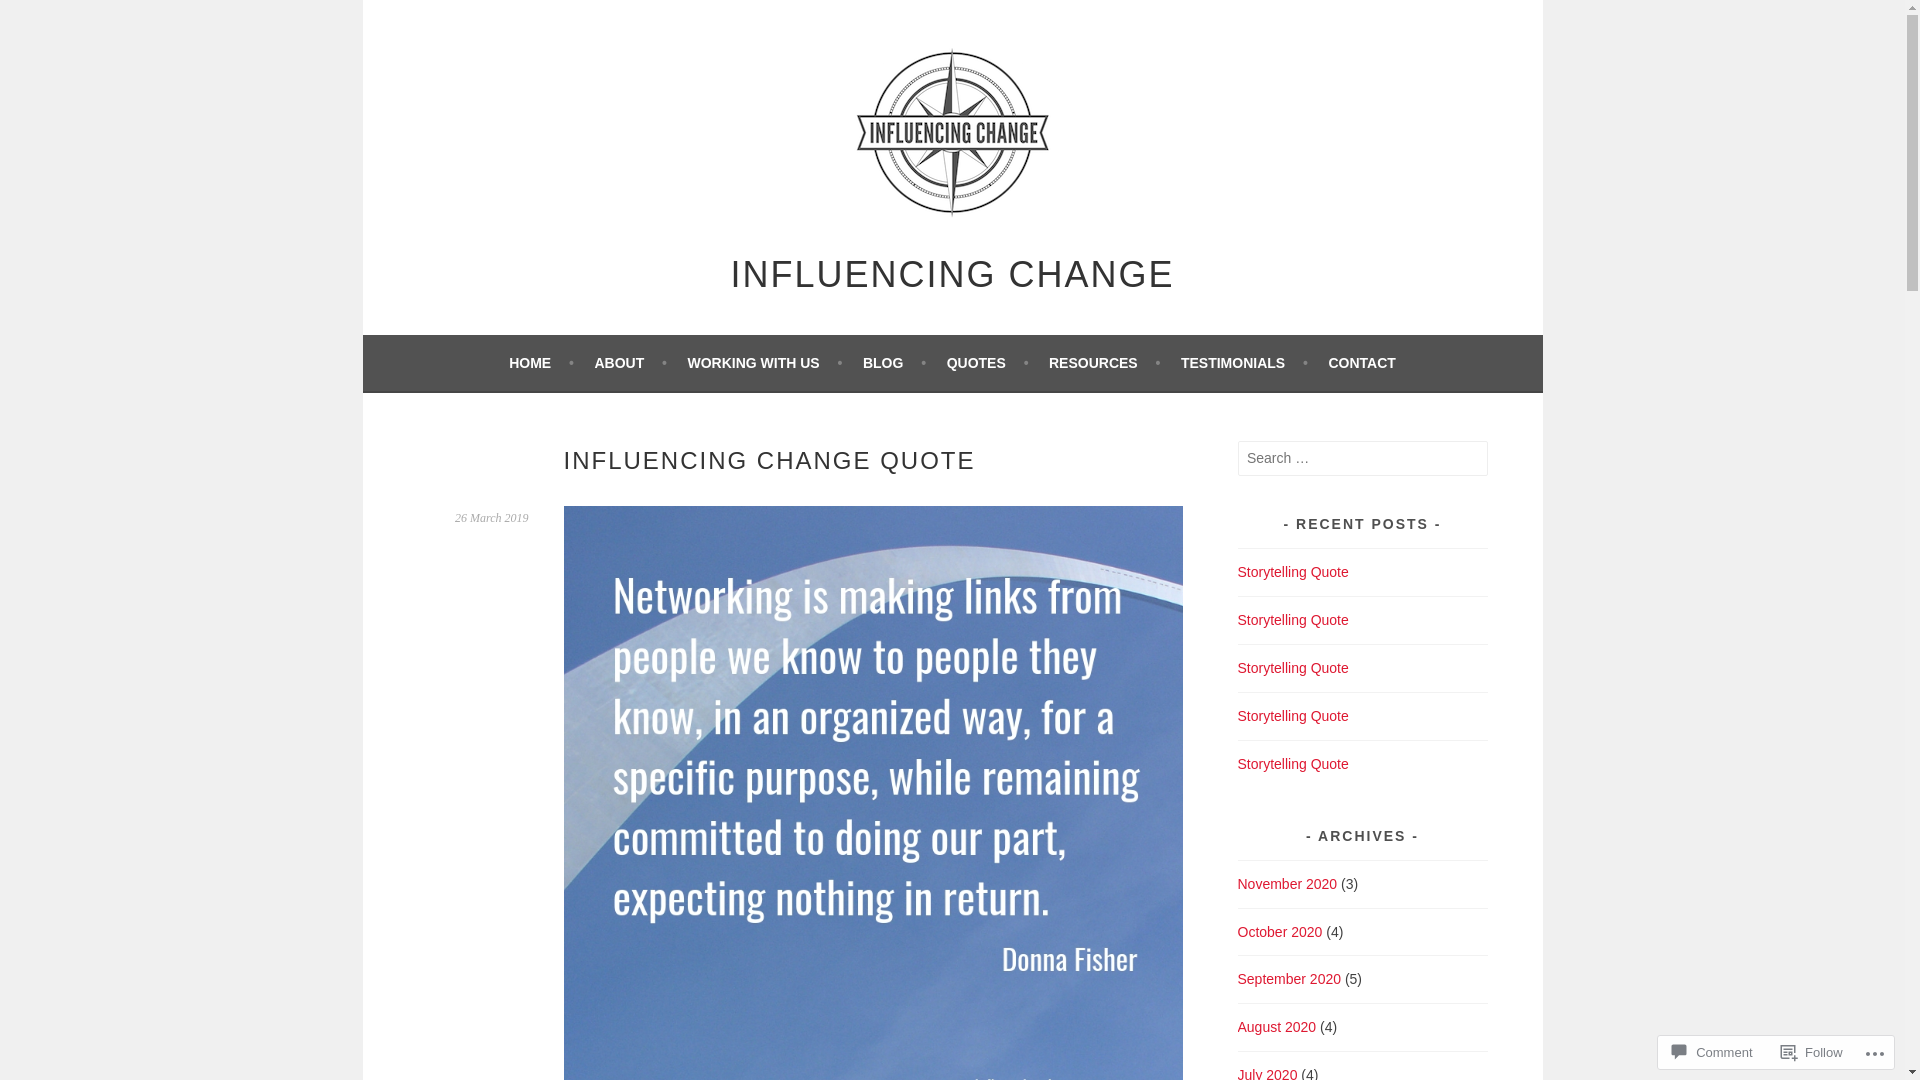  What do you see at coordinates (950, 274) in the screenshot?
I see `'INFLUENCING CHANGE'` at bounding box center [950, 274].